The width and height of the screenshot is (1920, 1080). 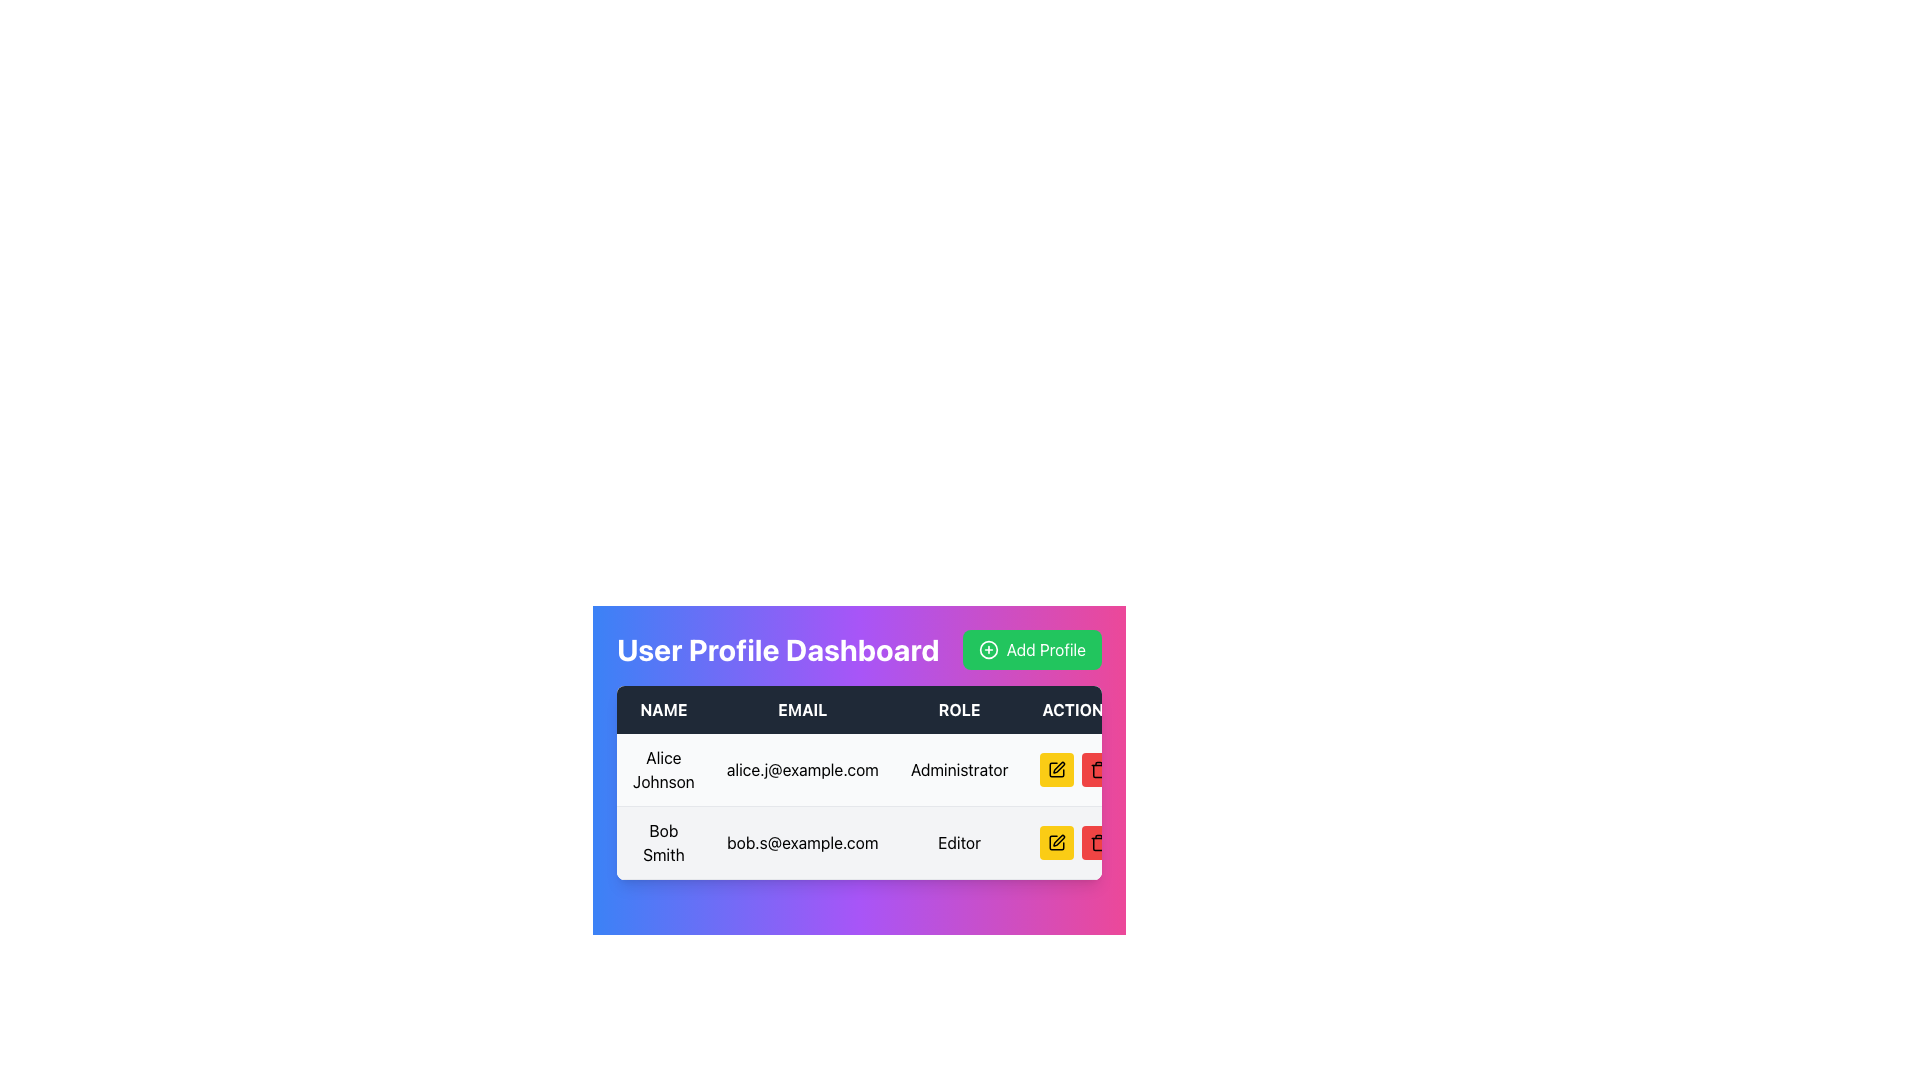 What do you see at coordinates (1056, 843) in the screenshot?
I see `the yellow button with a pen icon in the 'Action' column for user 'Bob Smith'` at bounding box center [1056, 843].